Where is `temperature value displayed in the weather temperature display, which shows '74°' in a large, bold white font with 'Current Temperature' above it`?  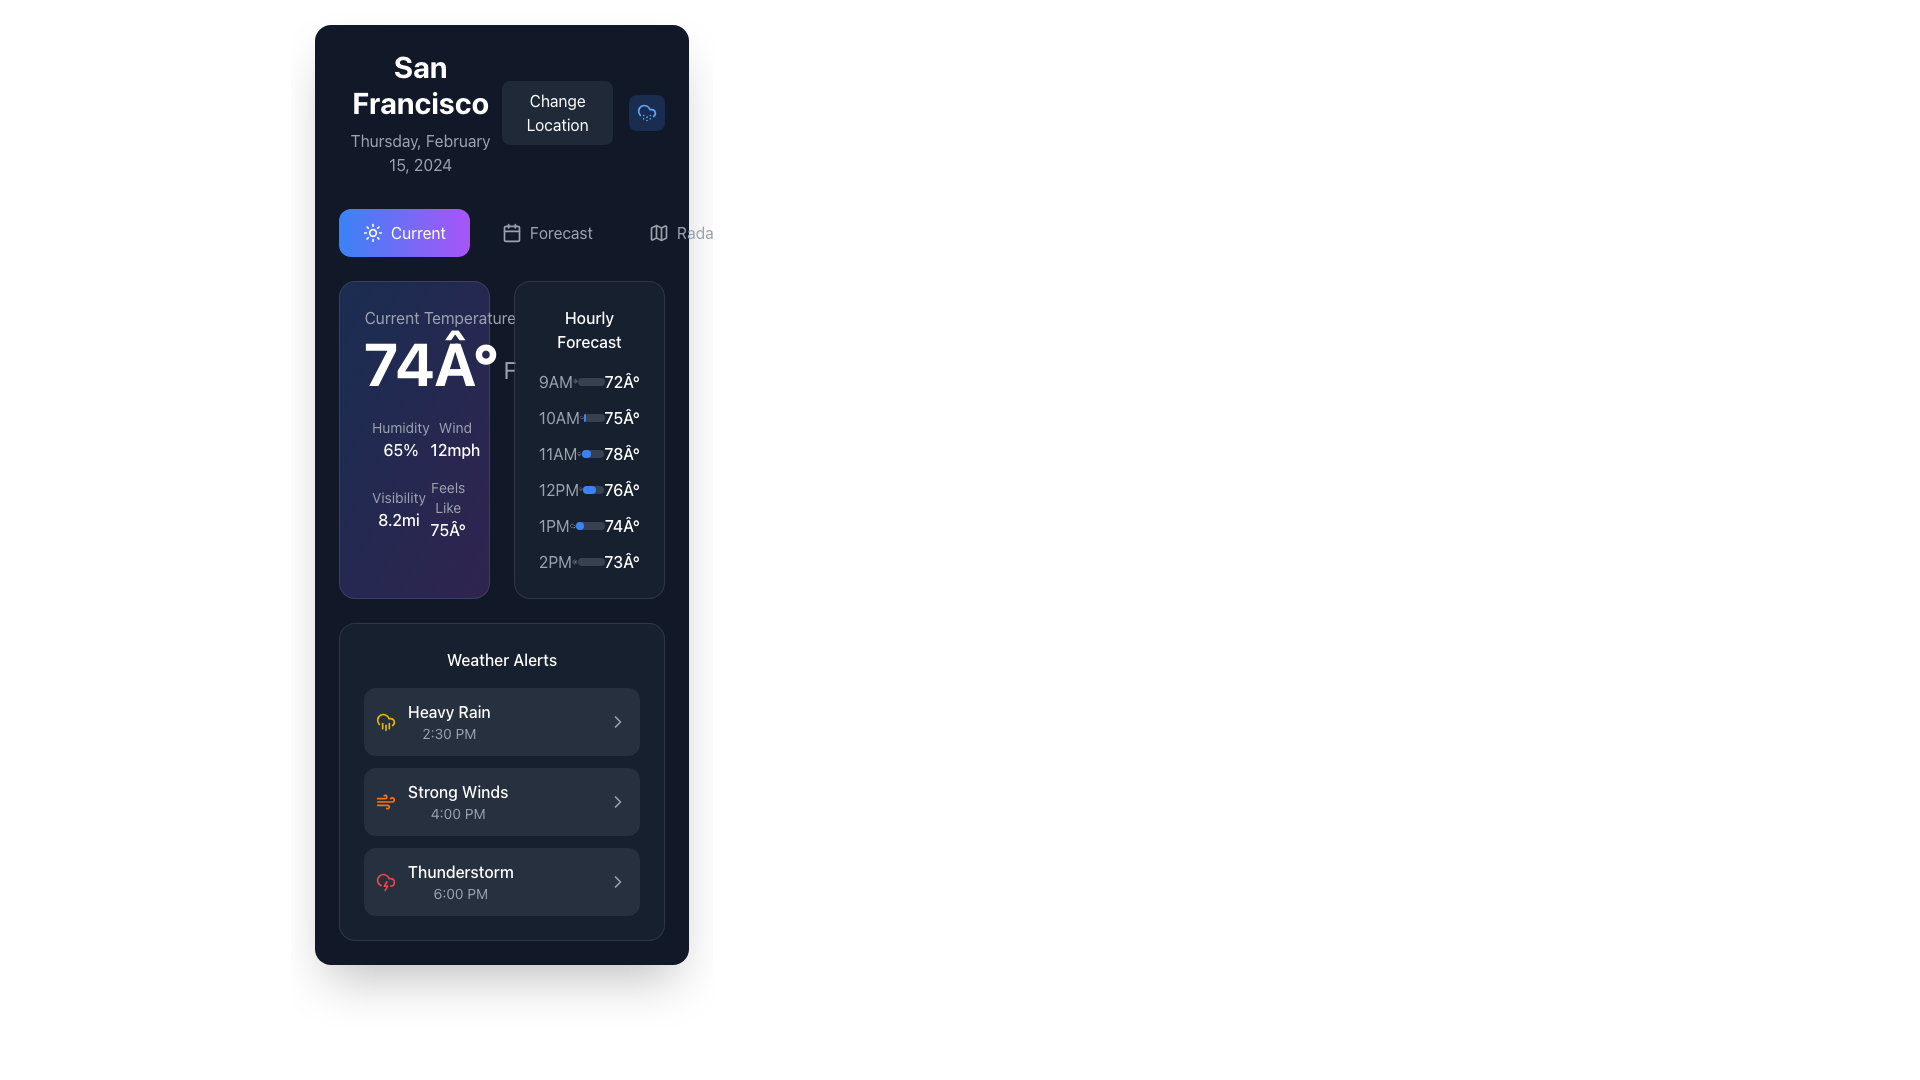
temperature value displayed in the weather temperature display, which shows '74°' in a large, bold white font with 'Current Temperature' above it is located at coordinates (439, 349).